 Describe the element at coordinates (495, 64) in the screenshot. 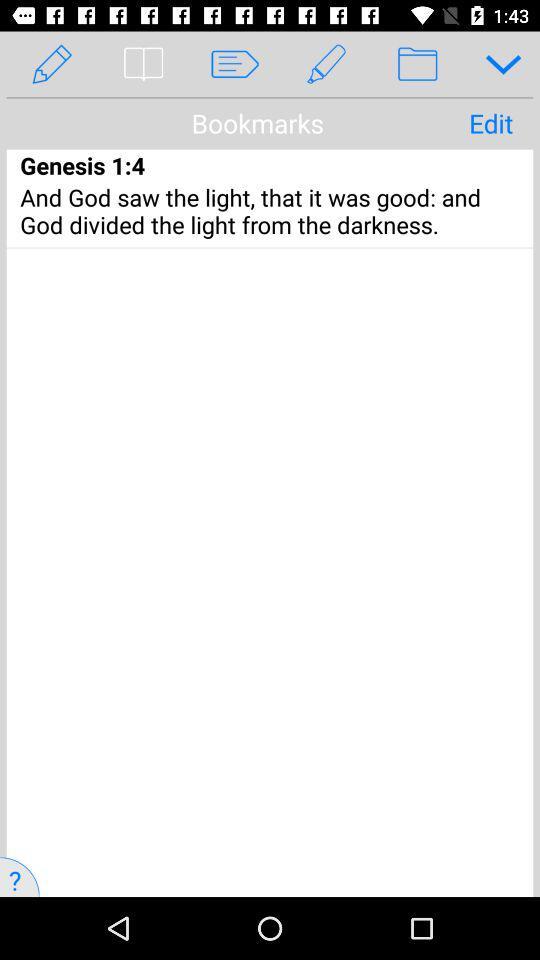

I see `the expand_more icon` at that location.